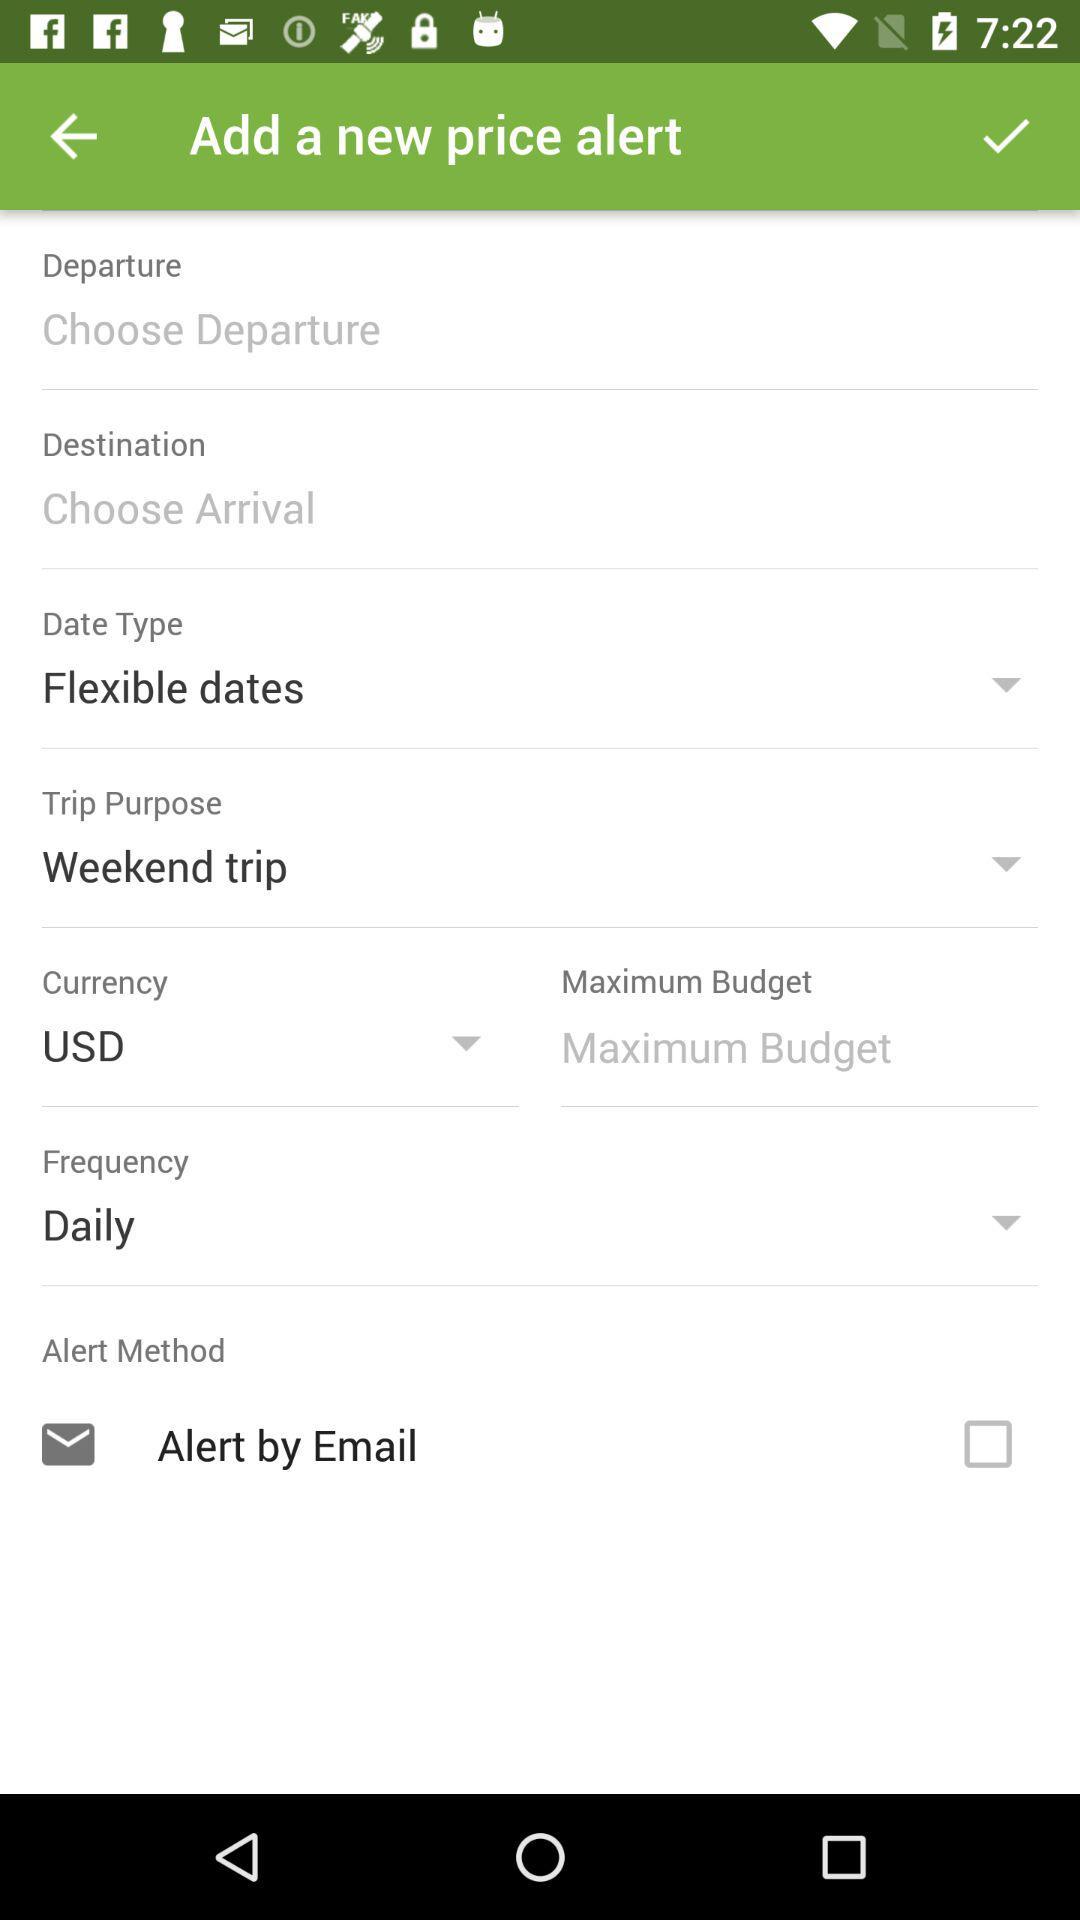  I want to click on icon to the right of add a new item, so click(1006, 135).